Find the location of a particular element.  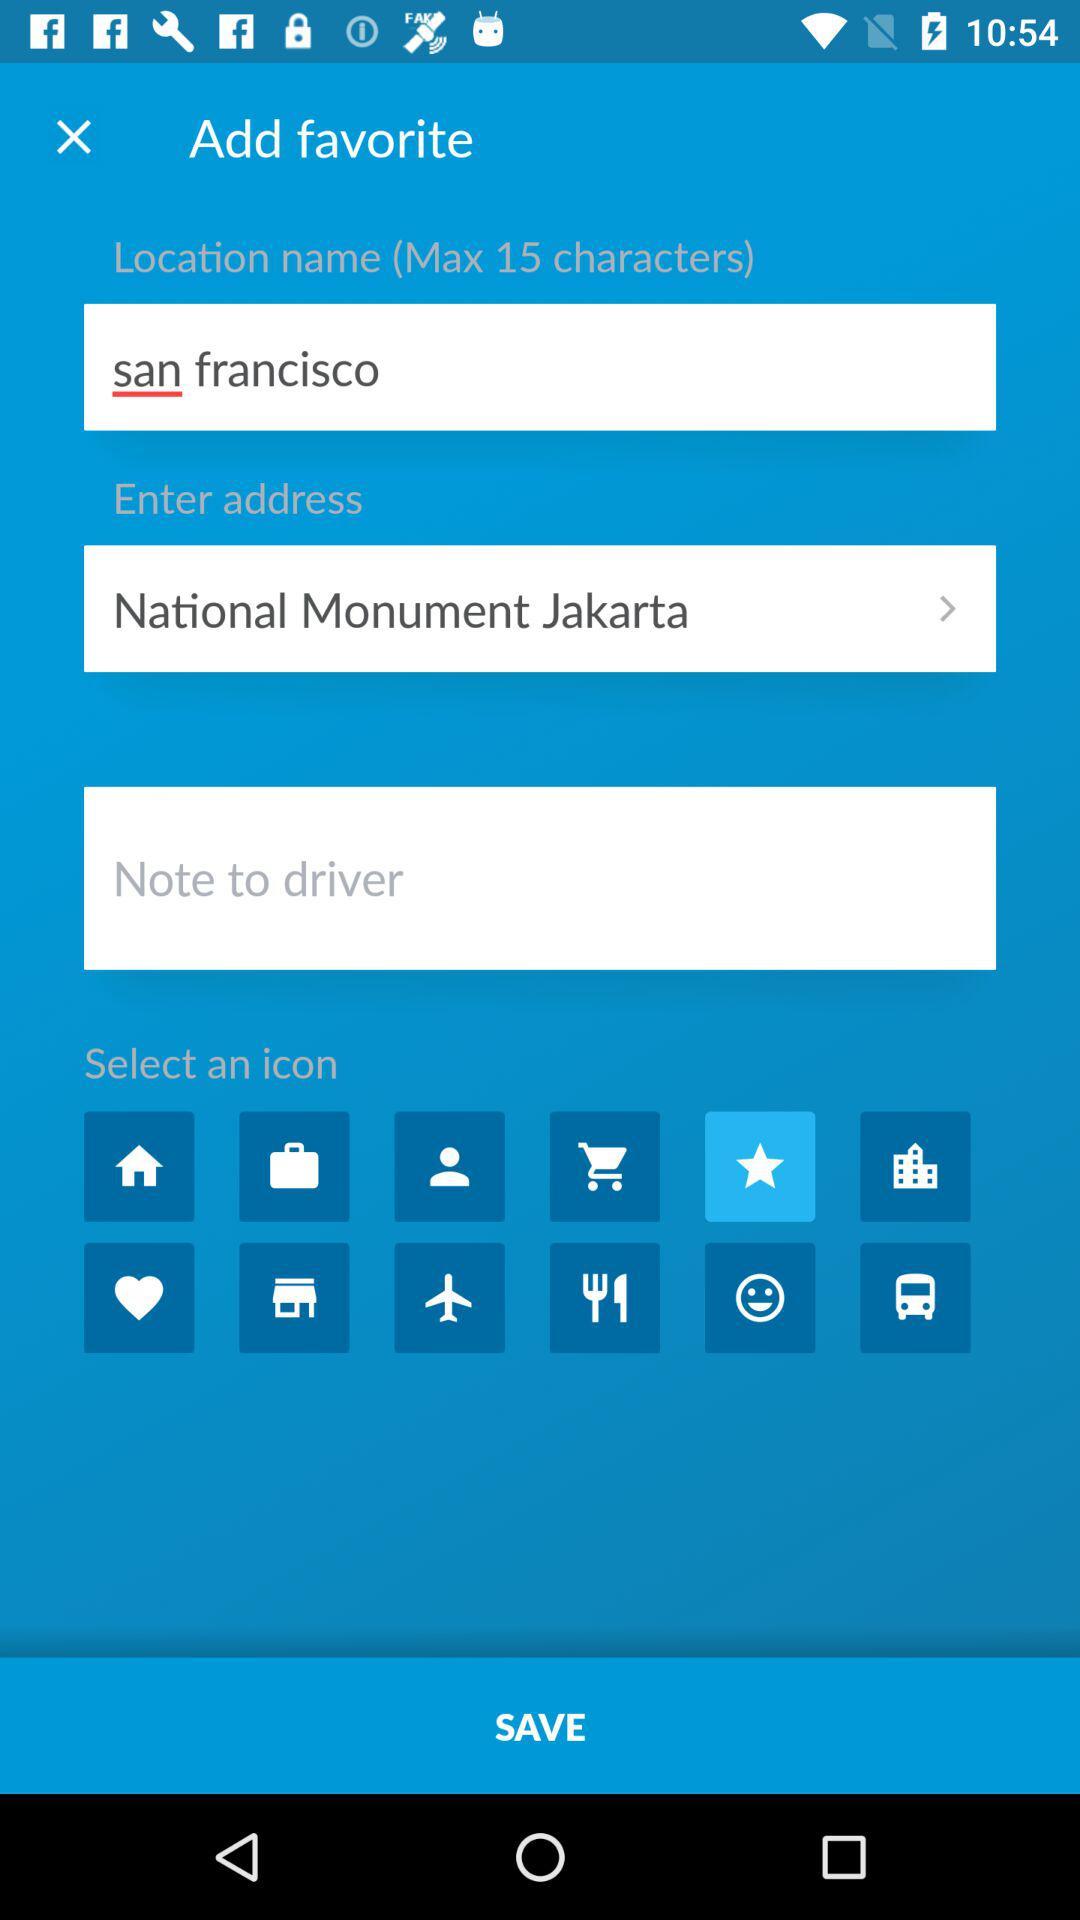

work is located at coordinates (294, 1166).